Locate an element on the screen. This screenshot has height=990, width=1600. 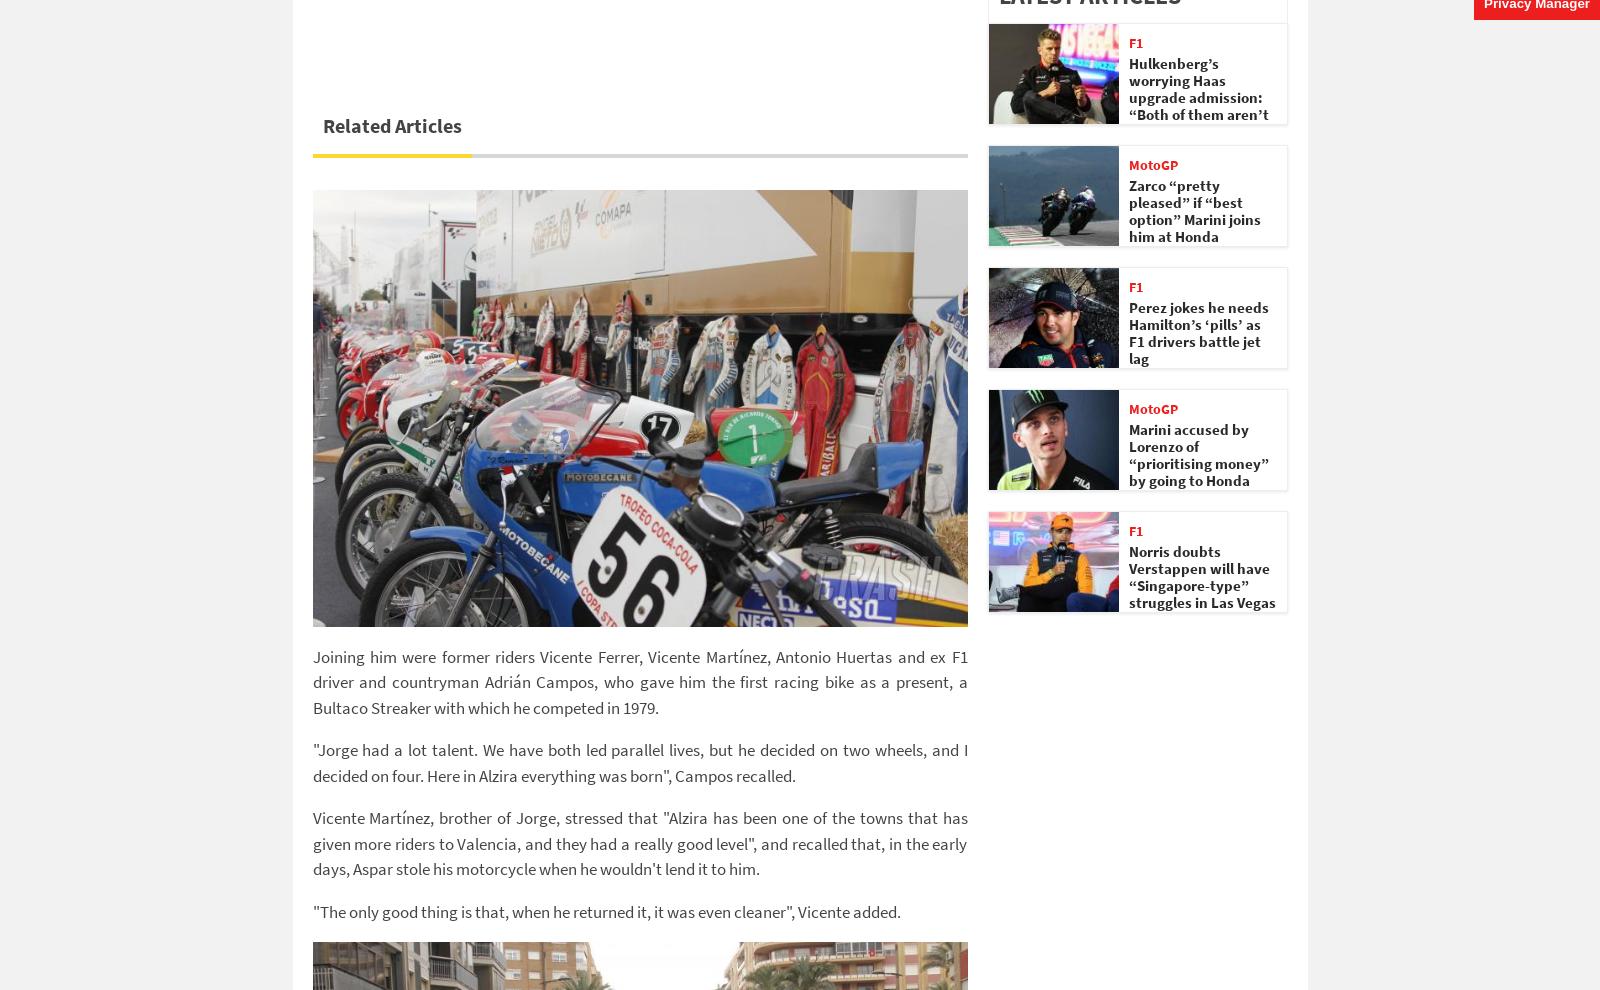
'Vicente Martínez, brother of Jorge, stressed that "Alzira has been one of the towns that has given more riders to Valencia, and they had a really good level", and recalled that, in the early days, Aspar stole his motorcycle when he wouldn't lend it to him.' is located at coordinates (639, 843).